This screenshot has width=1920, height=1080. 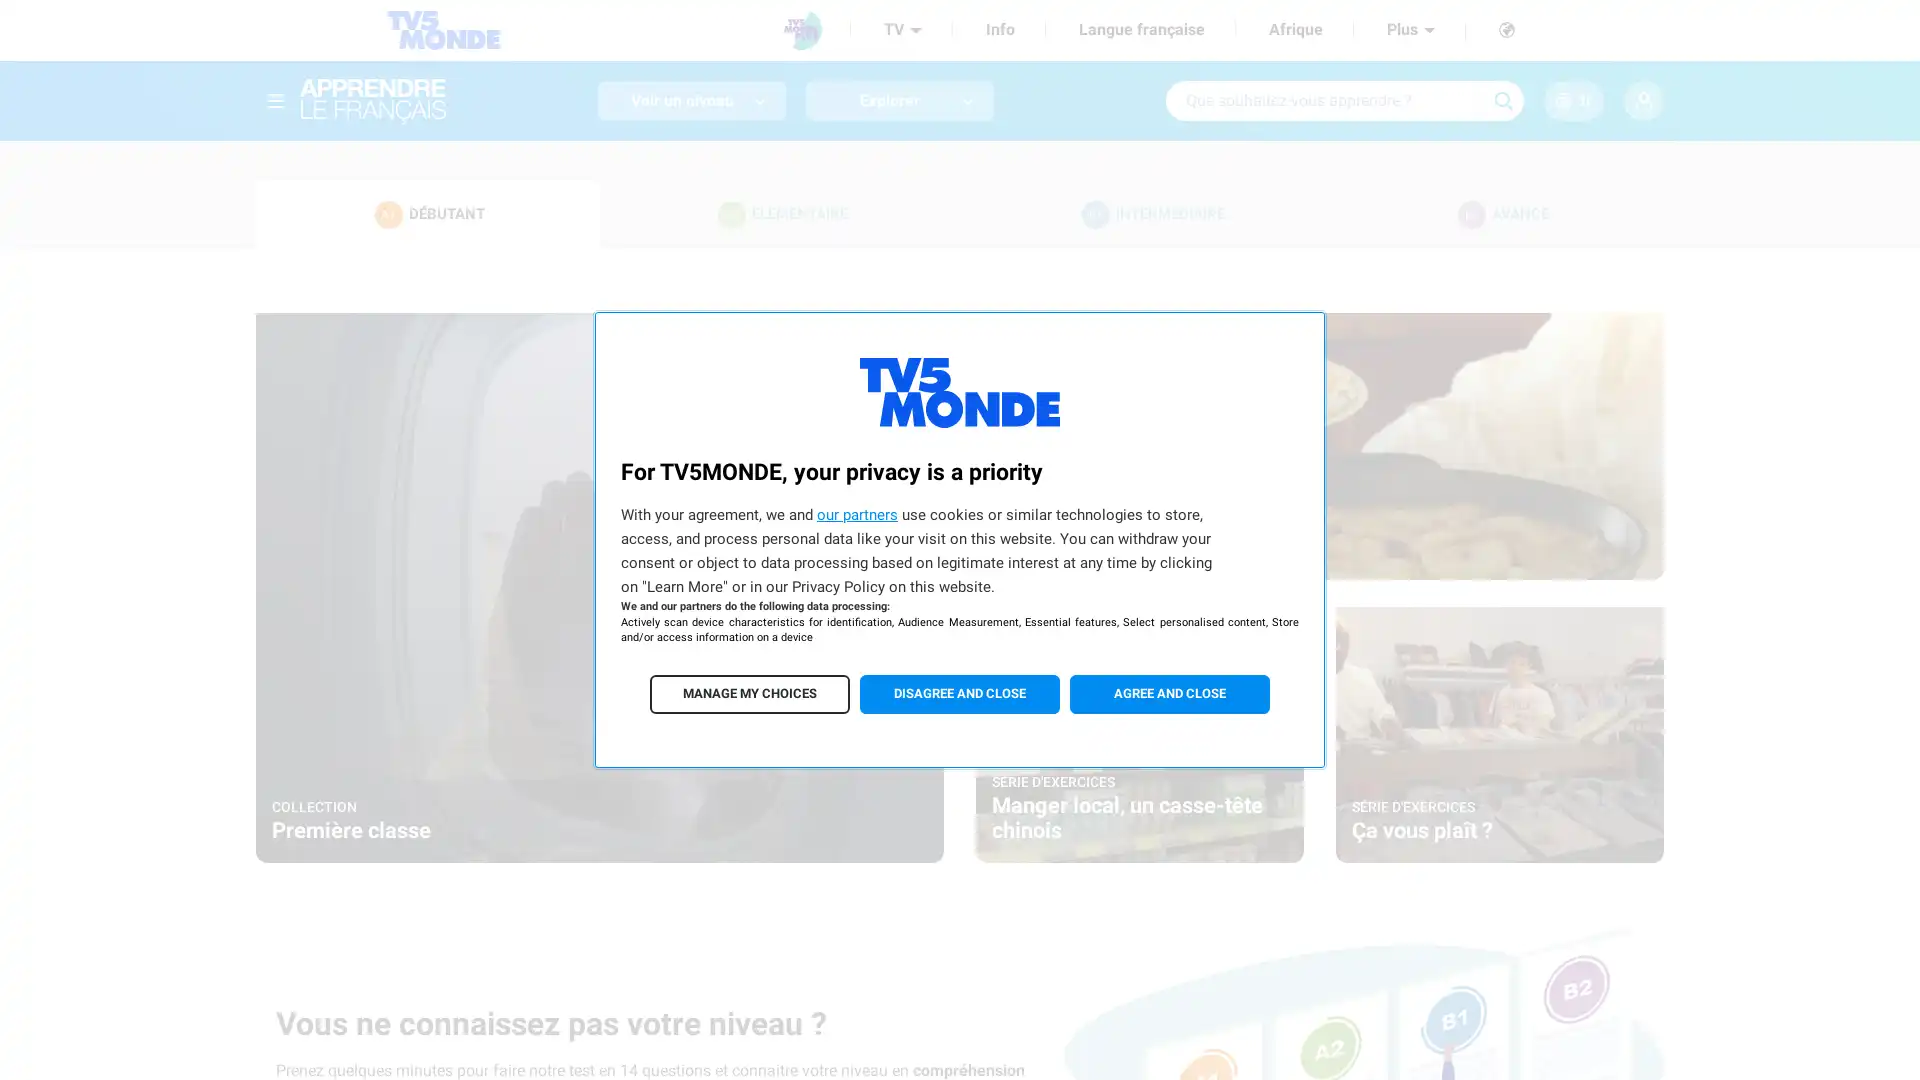 I want to click on Access my profile, so click(x=1643, y=100).